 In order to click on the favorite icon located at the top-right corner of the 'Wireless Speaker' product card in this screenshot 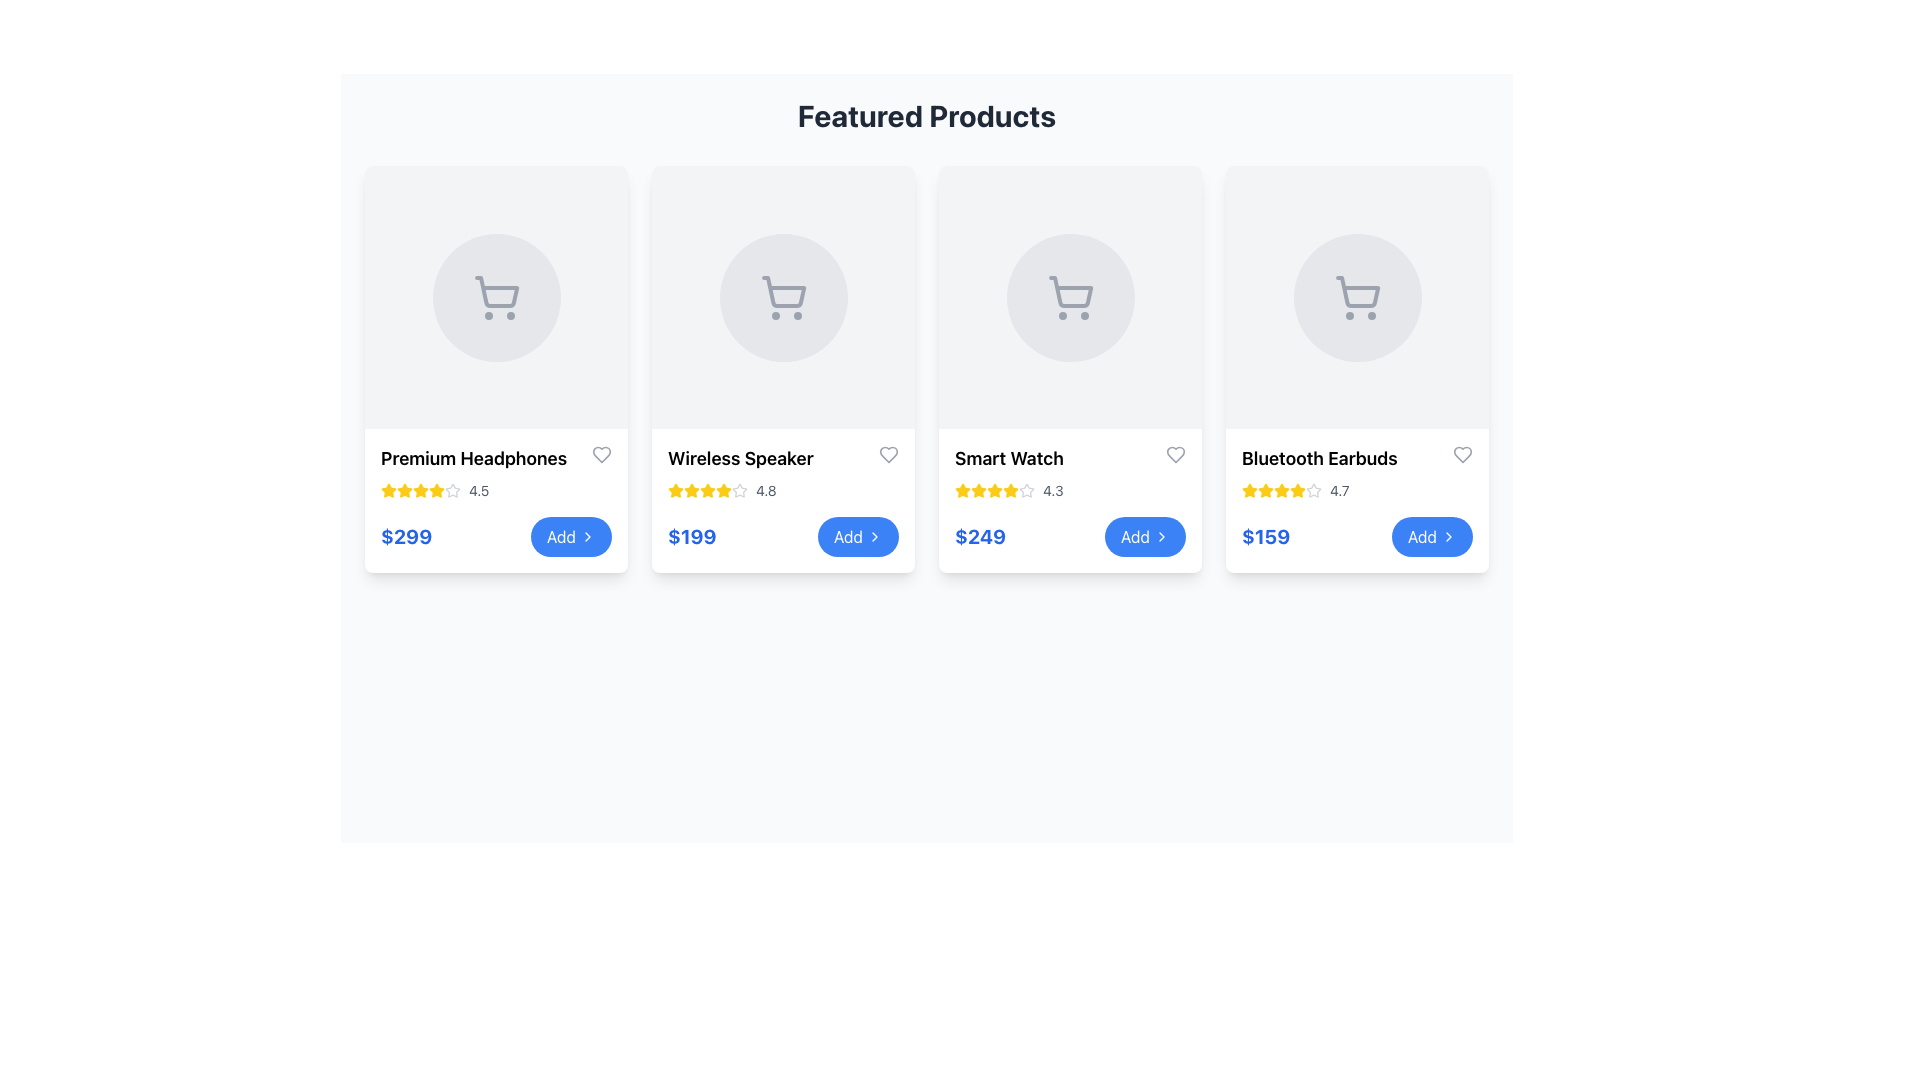, I will do `click(887, 455)`.